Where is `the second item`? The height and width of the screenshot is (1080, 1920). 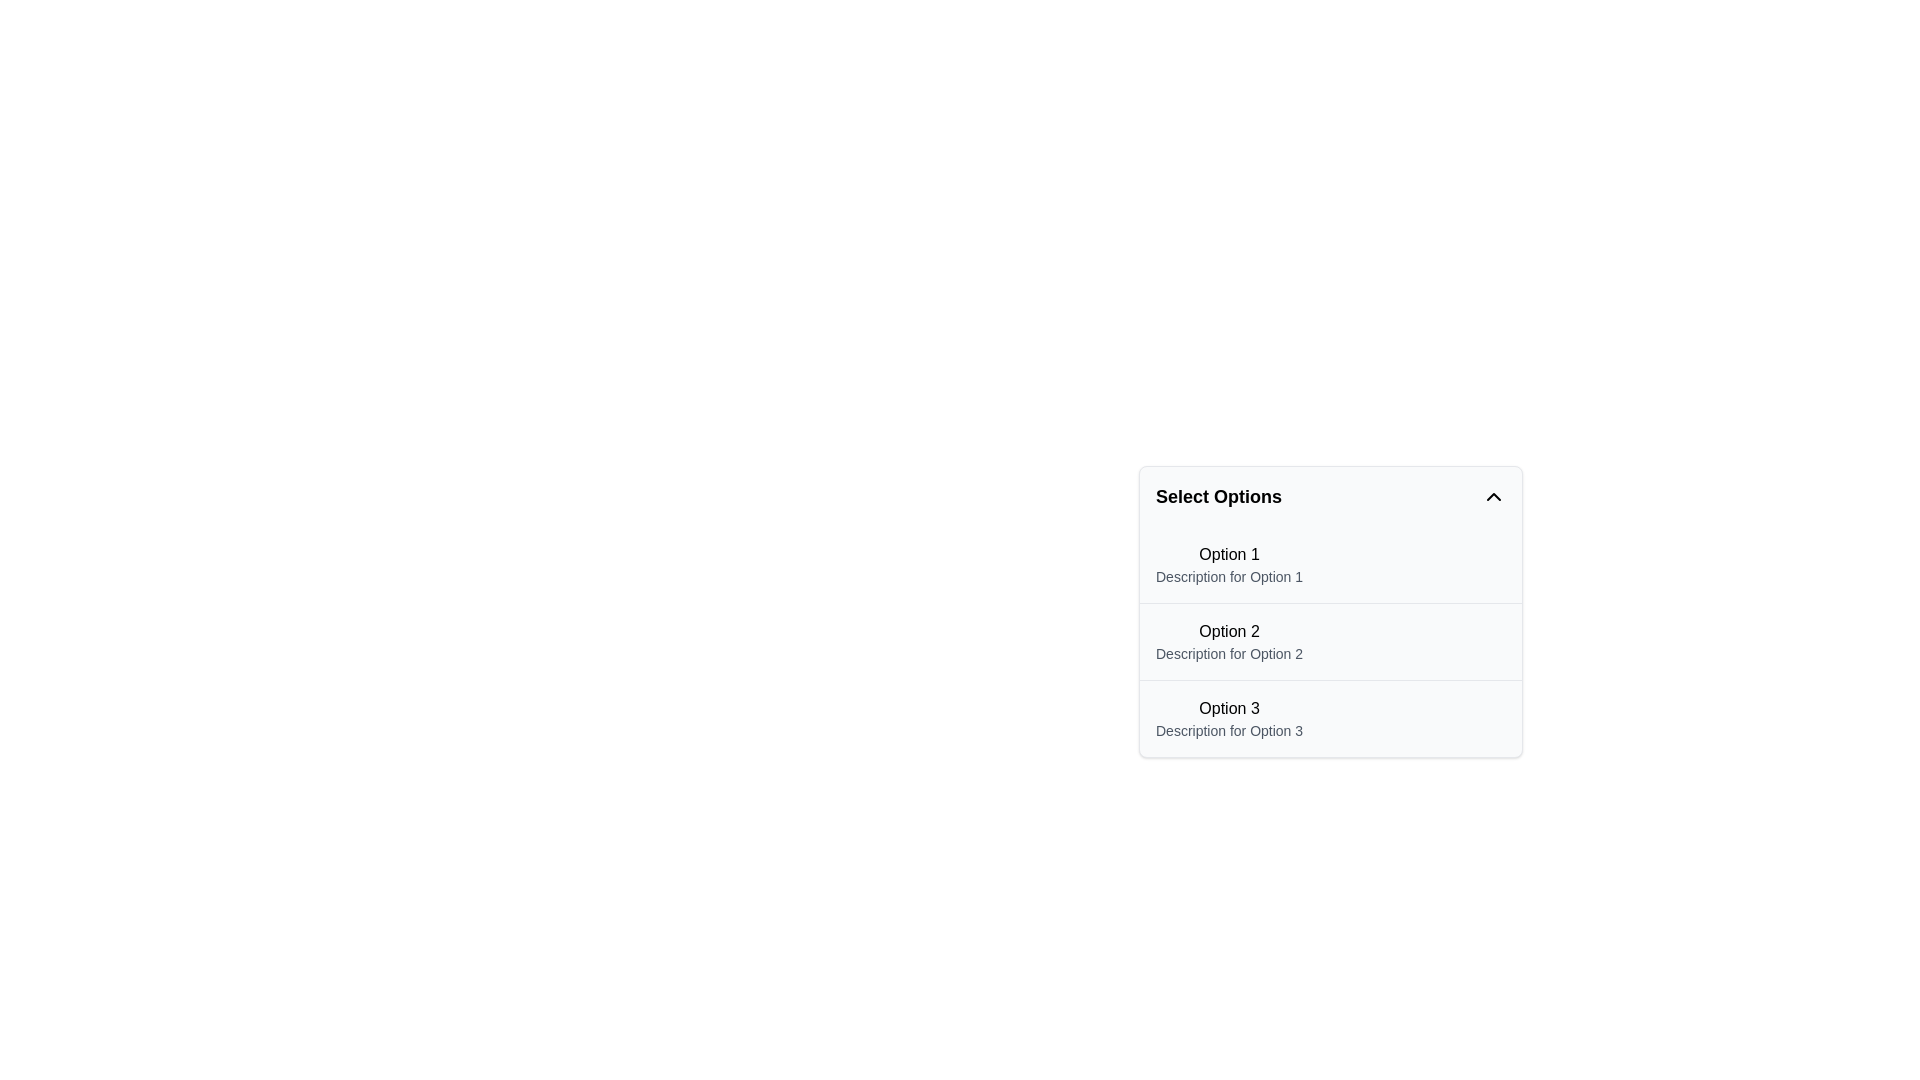
the second item is located at coordinates (1330, 641).